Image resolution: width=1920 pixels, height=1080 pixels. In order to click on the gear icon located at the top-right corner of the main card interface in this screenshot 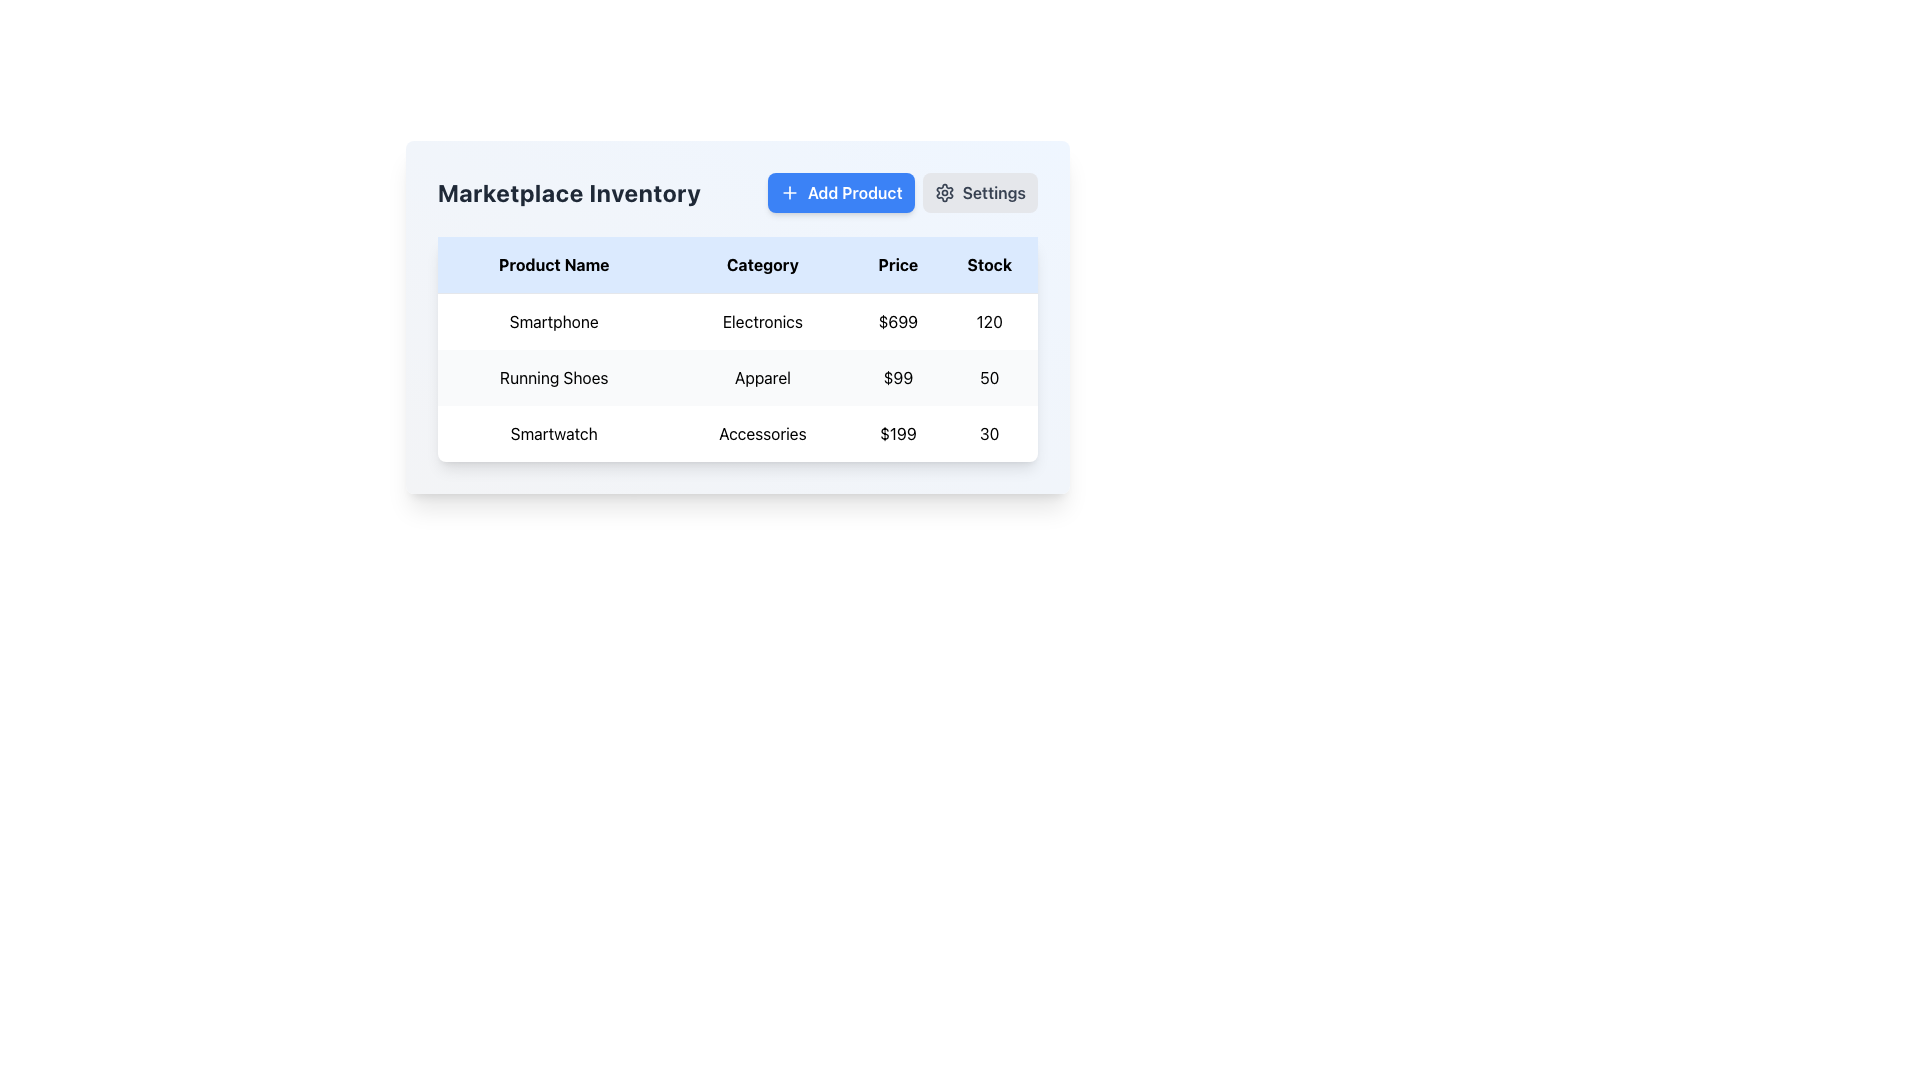, I will do `click(943, 192)`.